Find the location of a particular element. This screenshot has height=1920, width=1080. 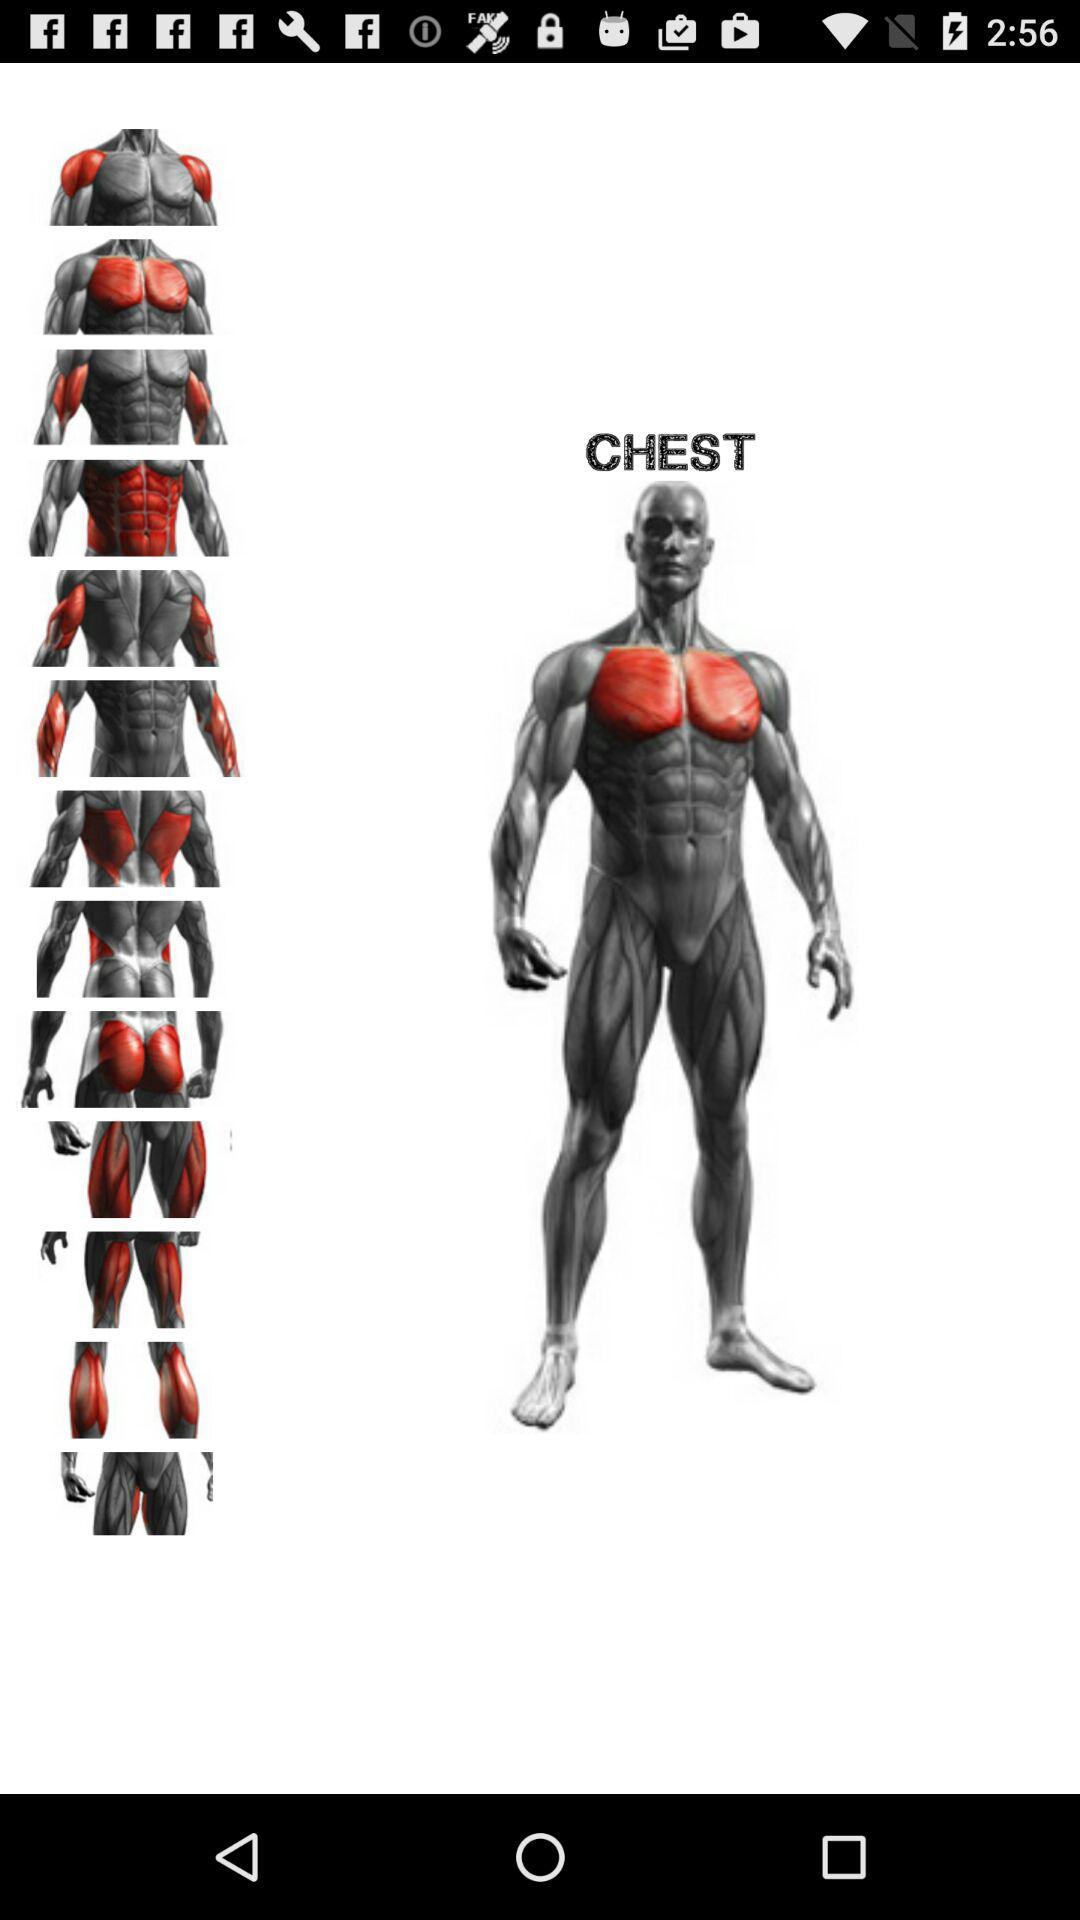

gluteus maximus detail is located at coordinates (131, 1051).